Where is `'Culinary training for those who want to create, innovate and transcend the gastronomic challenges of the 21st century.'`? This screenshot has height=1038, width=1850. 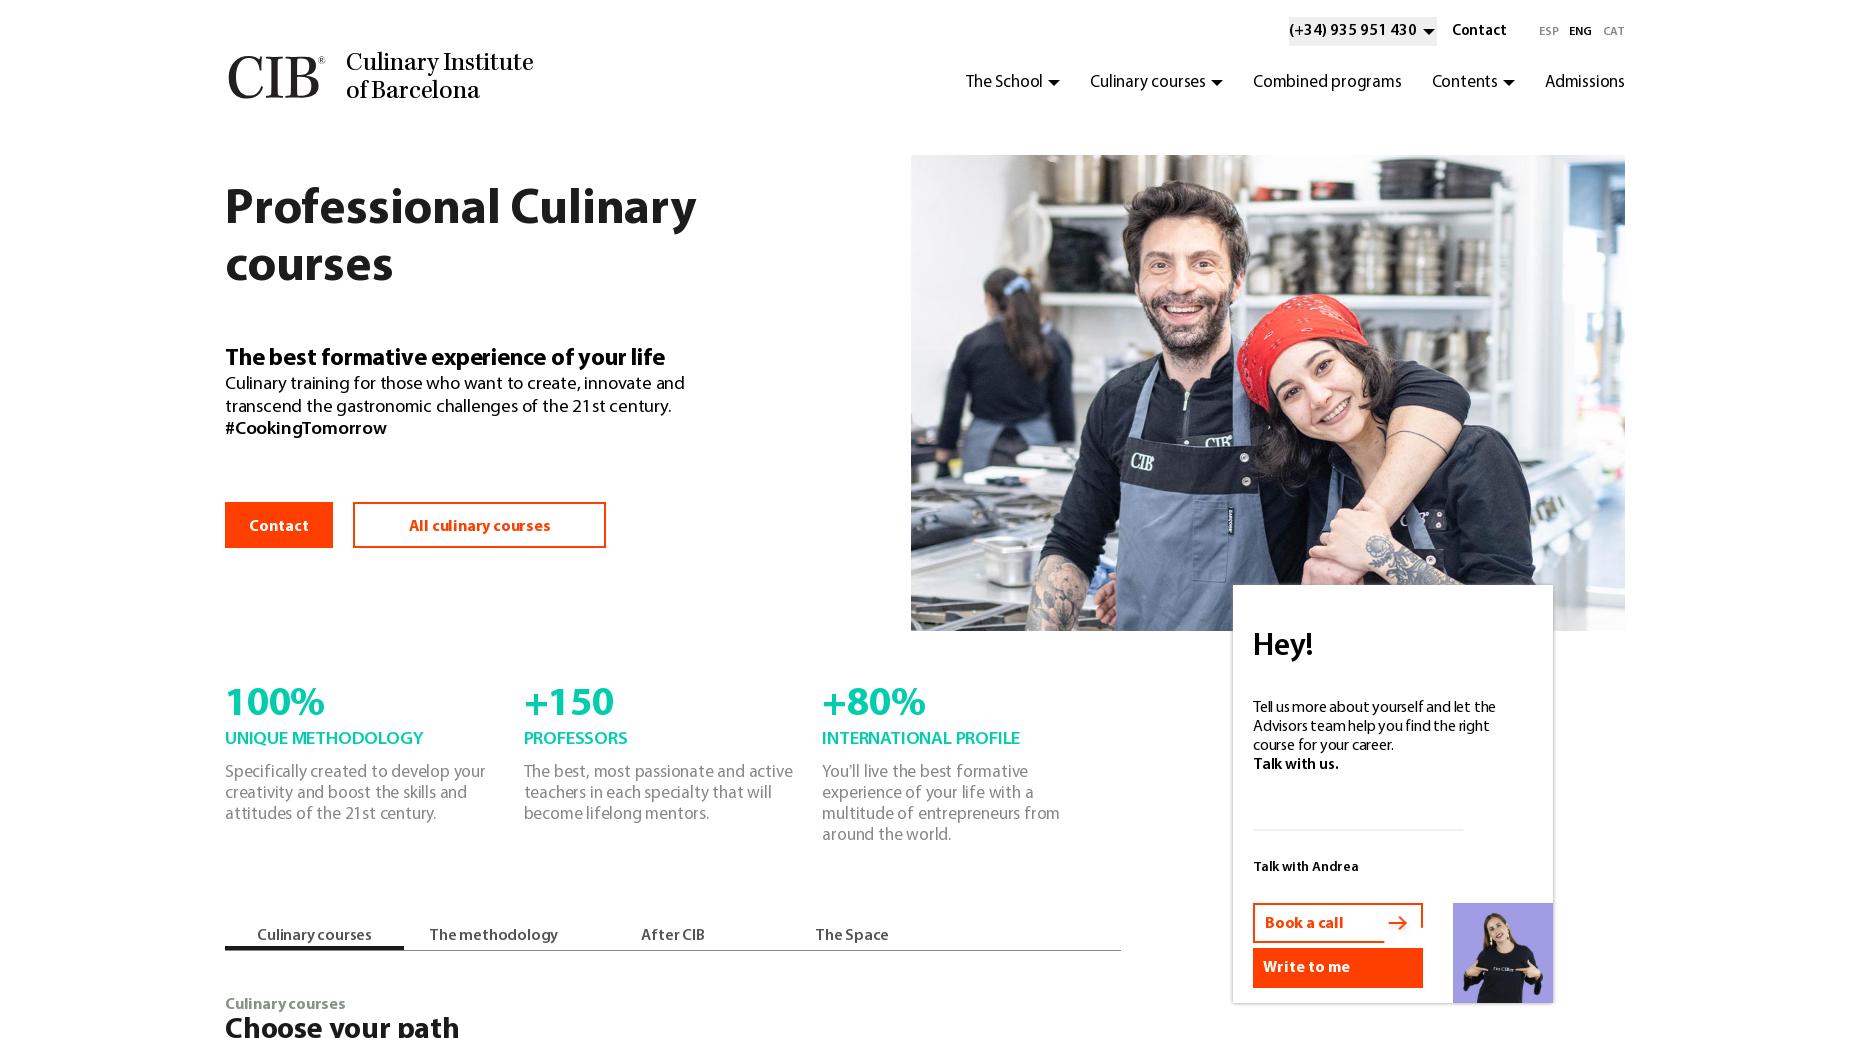
'Culinary training for those who want to create, innovate and transcend the gastronomic challenges of the 21st century.' is located at coordinates (453, 395).